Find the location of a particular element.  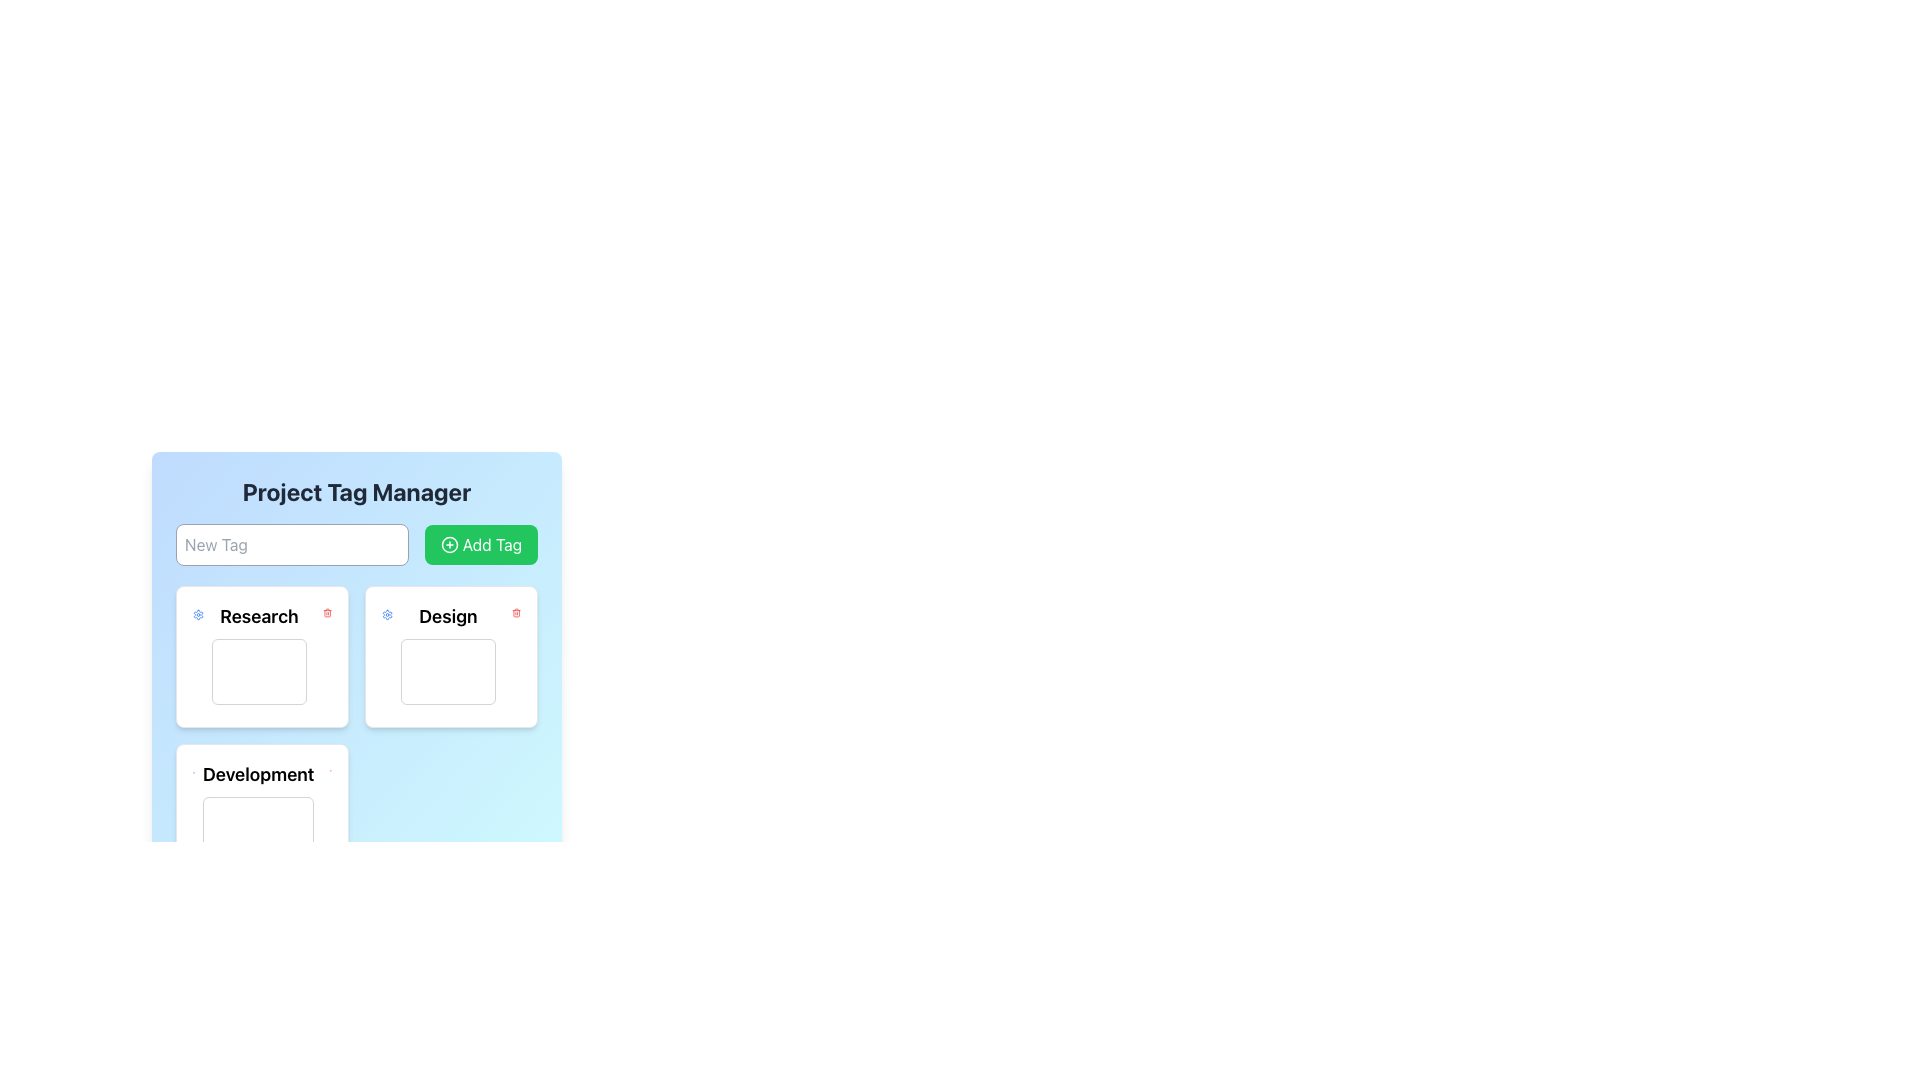

the delete button icon located at the top-right corner of the 'Design' card to possibly display additional information or effects is located at coordinates (516, 612).